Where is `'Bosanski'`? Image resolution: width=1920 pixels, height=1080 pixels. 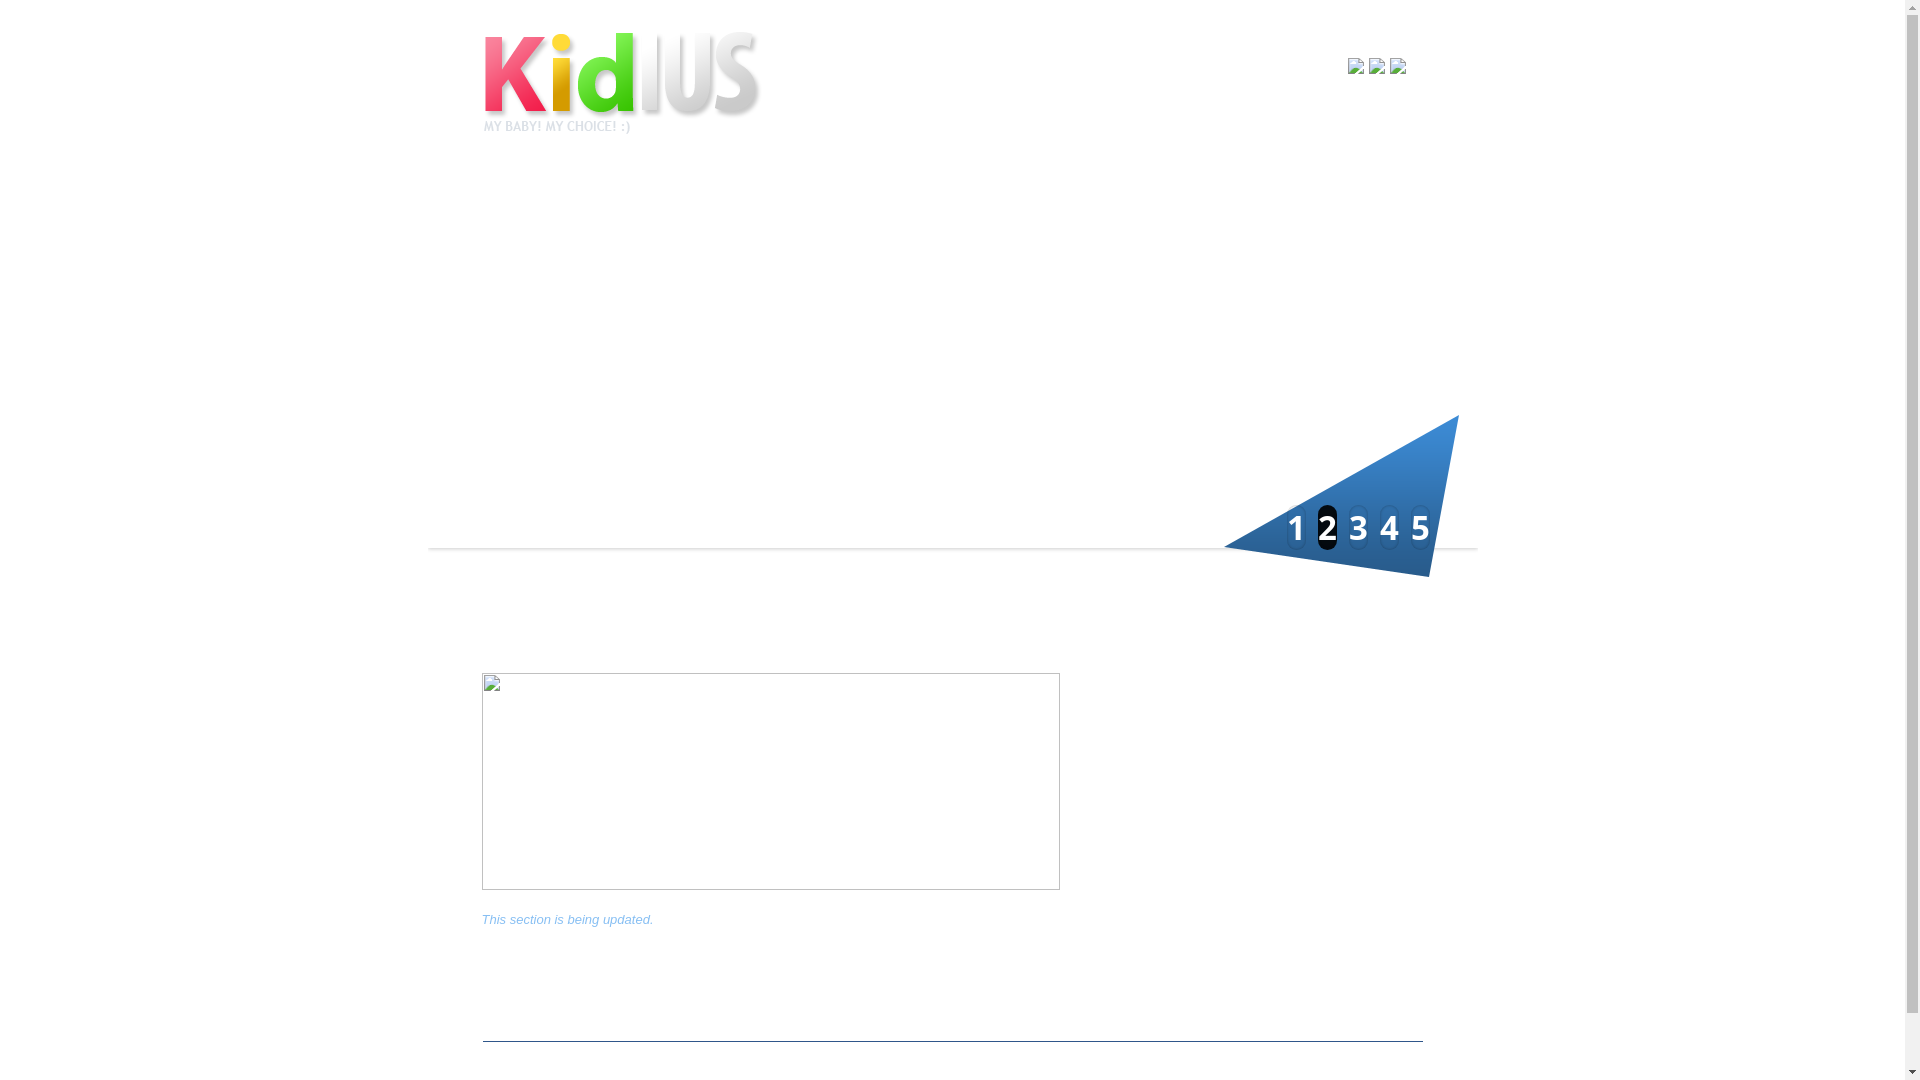
'Bosanski' is located at coordinates (1348, 64).